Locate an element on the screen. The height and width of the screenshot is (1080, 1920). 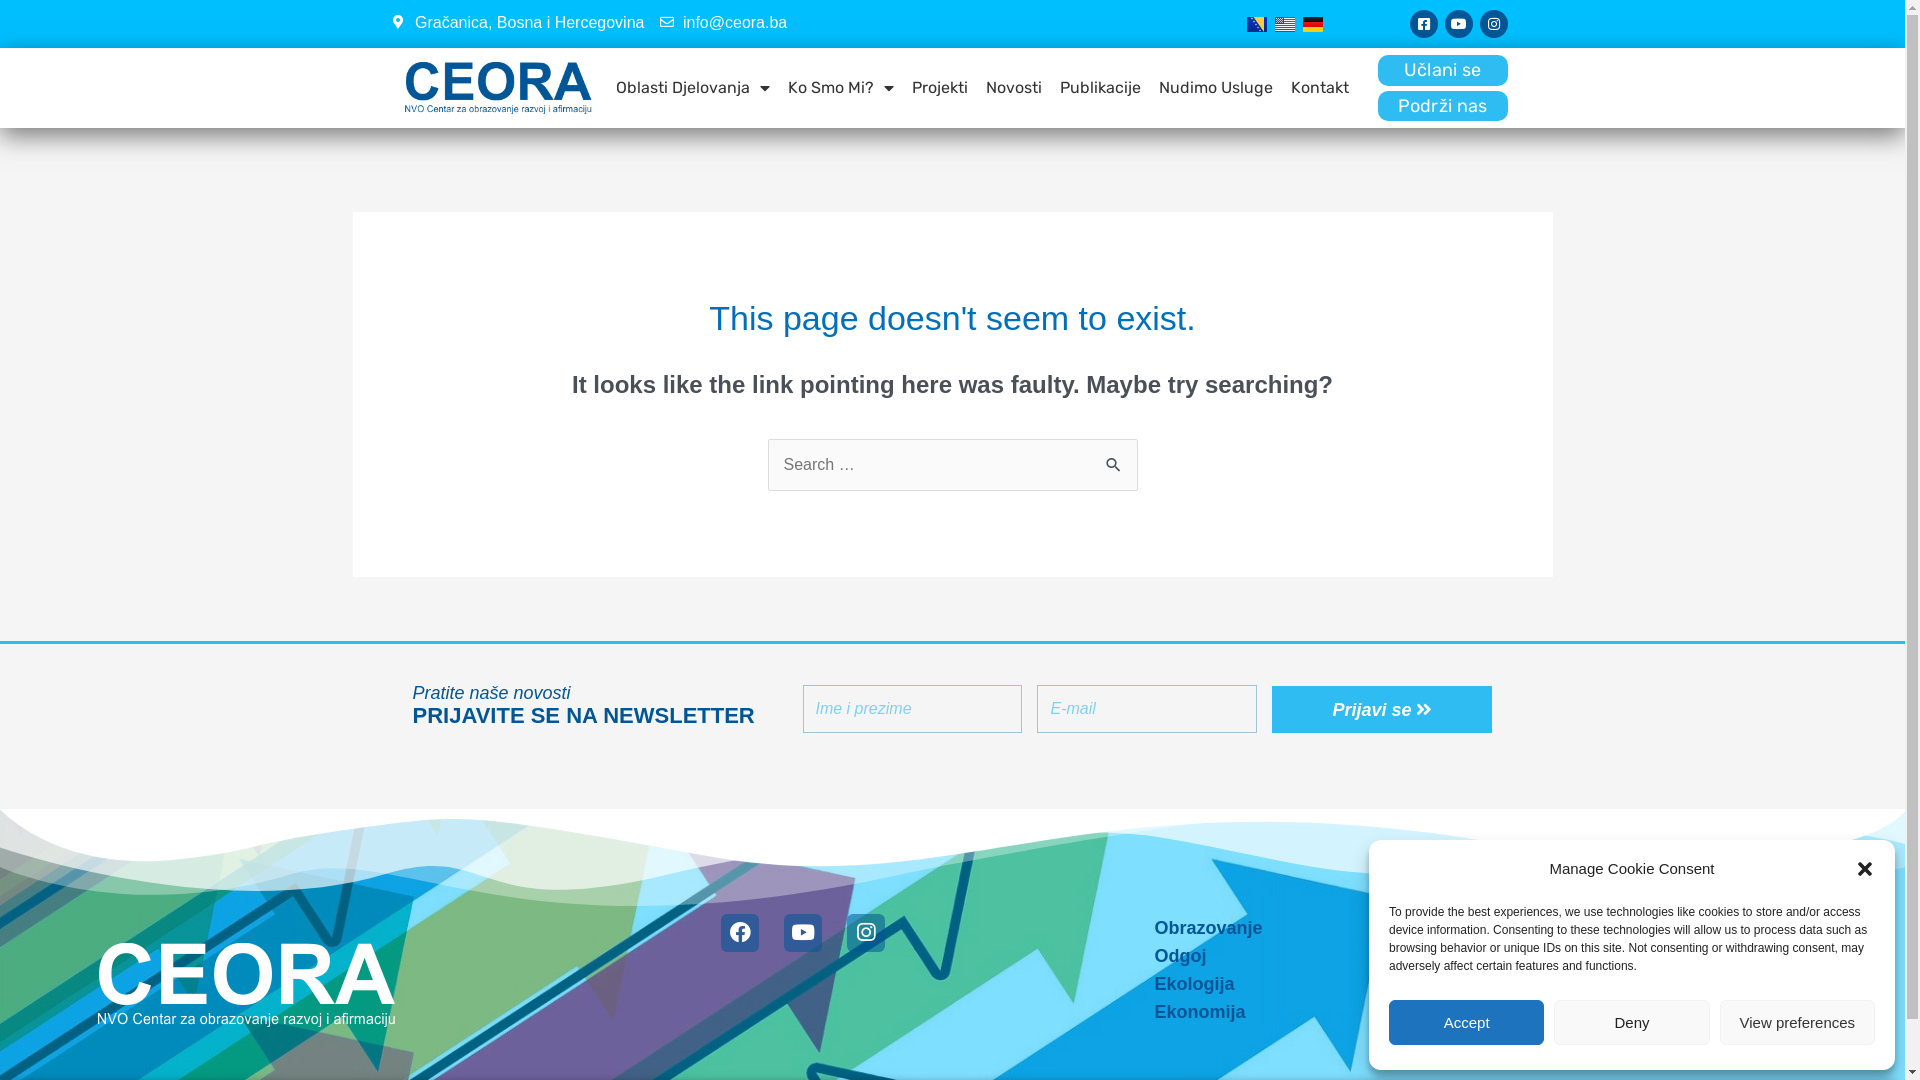
'Projekti' is located at coordinates (906, 87).